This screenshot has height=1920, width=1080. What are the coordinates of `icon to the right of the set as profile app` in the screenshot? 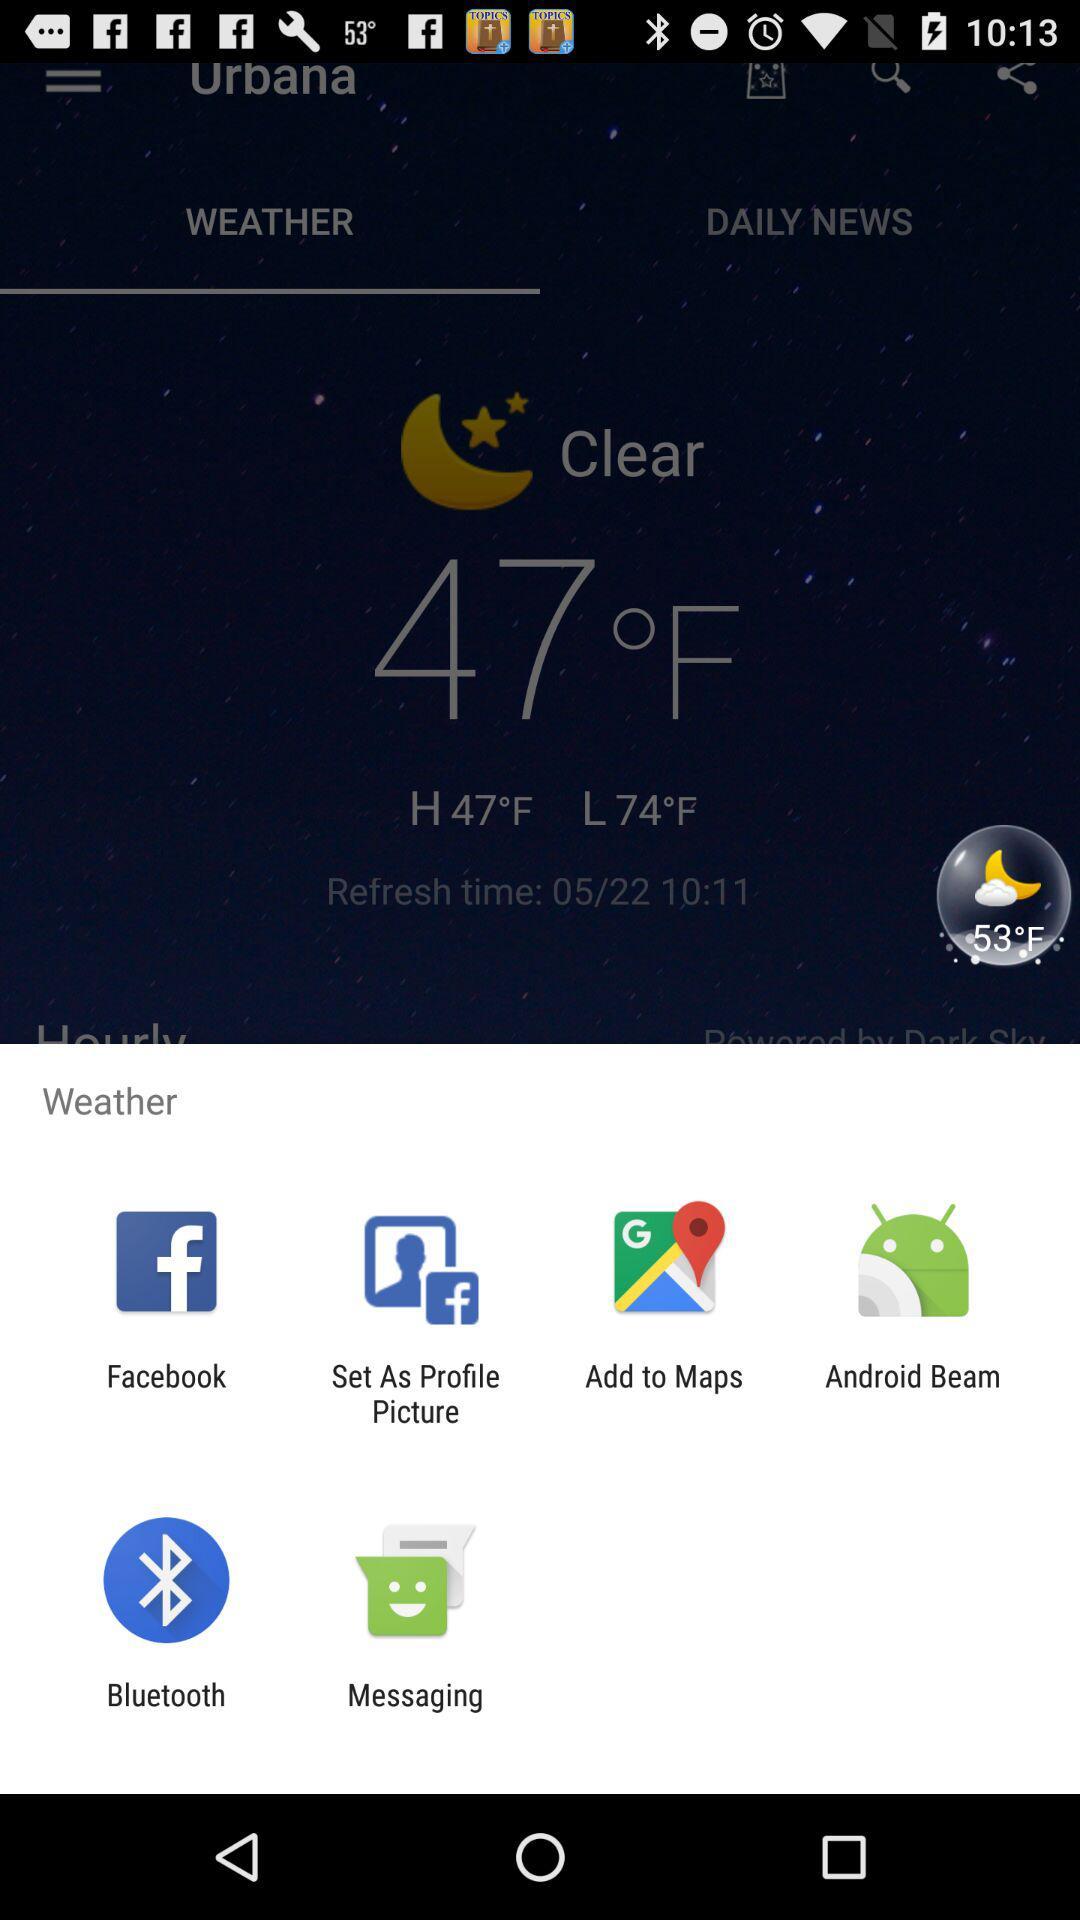 It's located at (664, 1392).